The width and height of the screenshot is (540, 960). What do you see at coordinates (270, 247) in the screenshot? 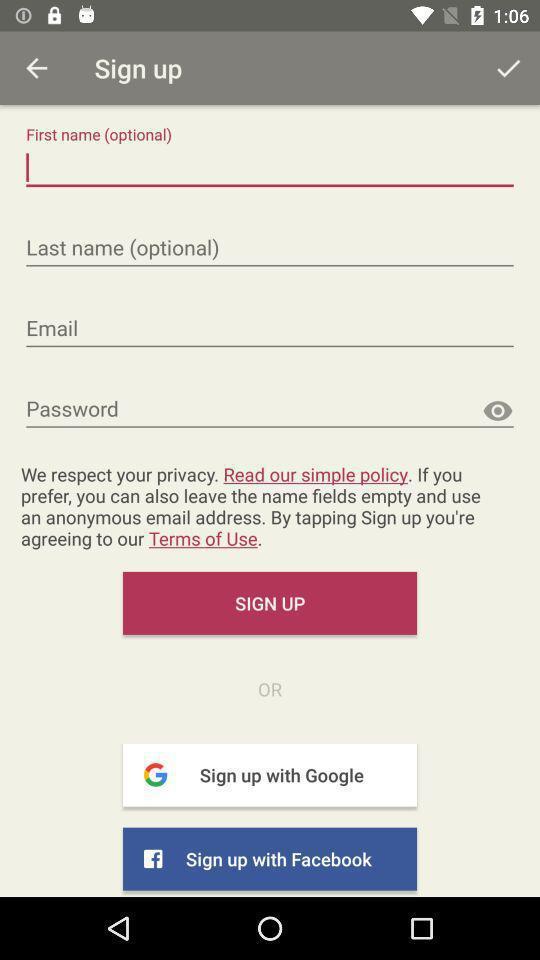
I see `last name optional` at bounding box center [270, 247].